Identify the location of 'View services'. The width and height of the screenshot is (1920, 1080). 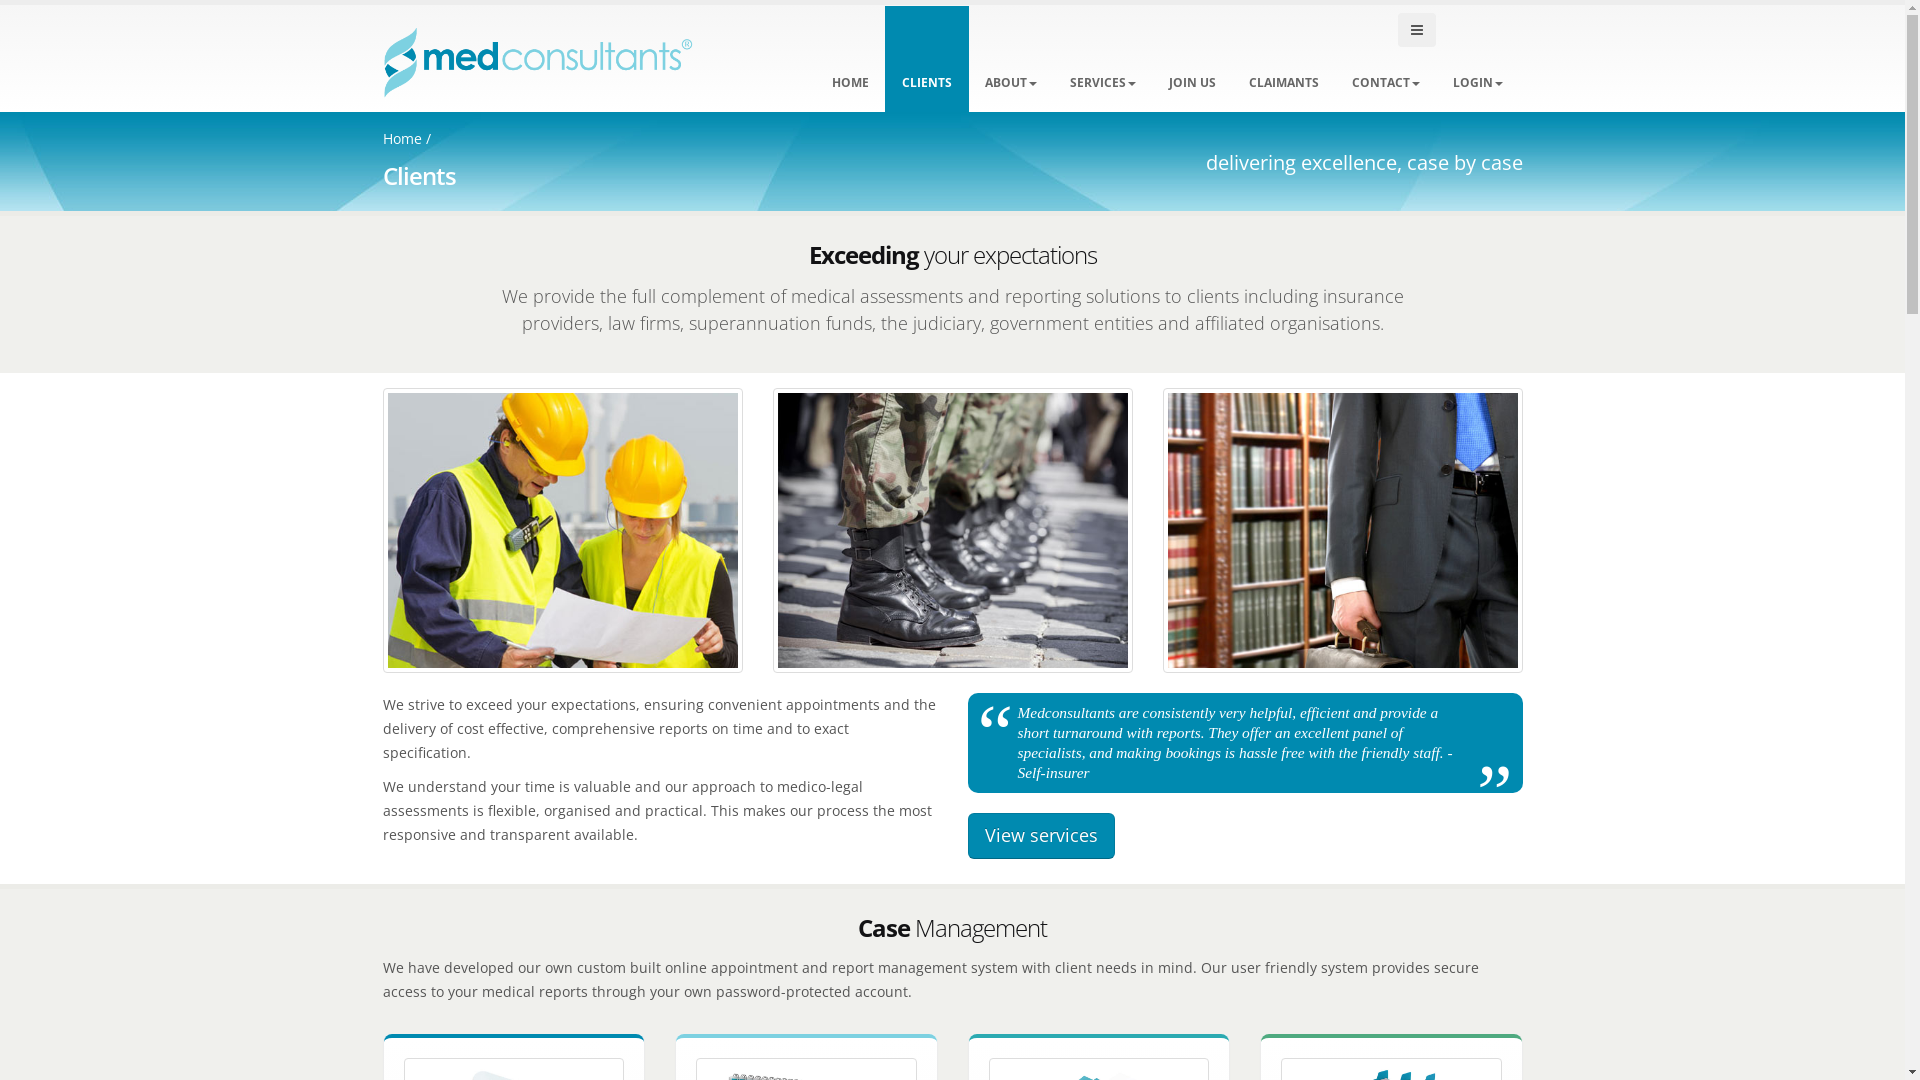
(1040, 836).